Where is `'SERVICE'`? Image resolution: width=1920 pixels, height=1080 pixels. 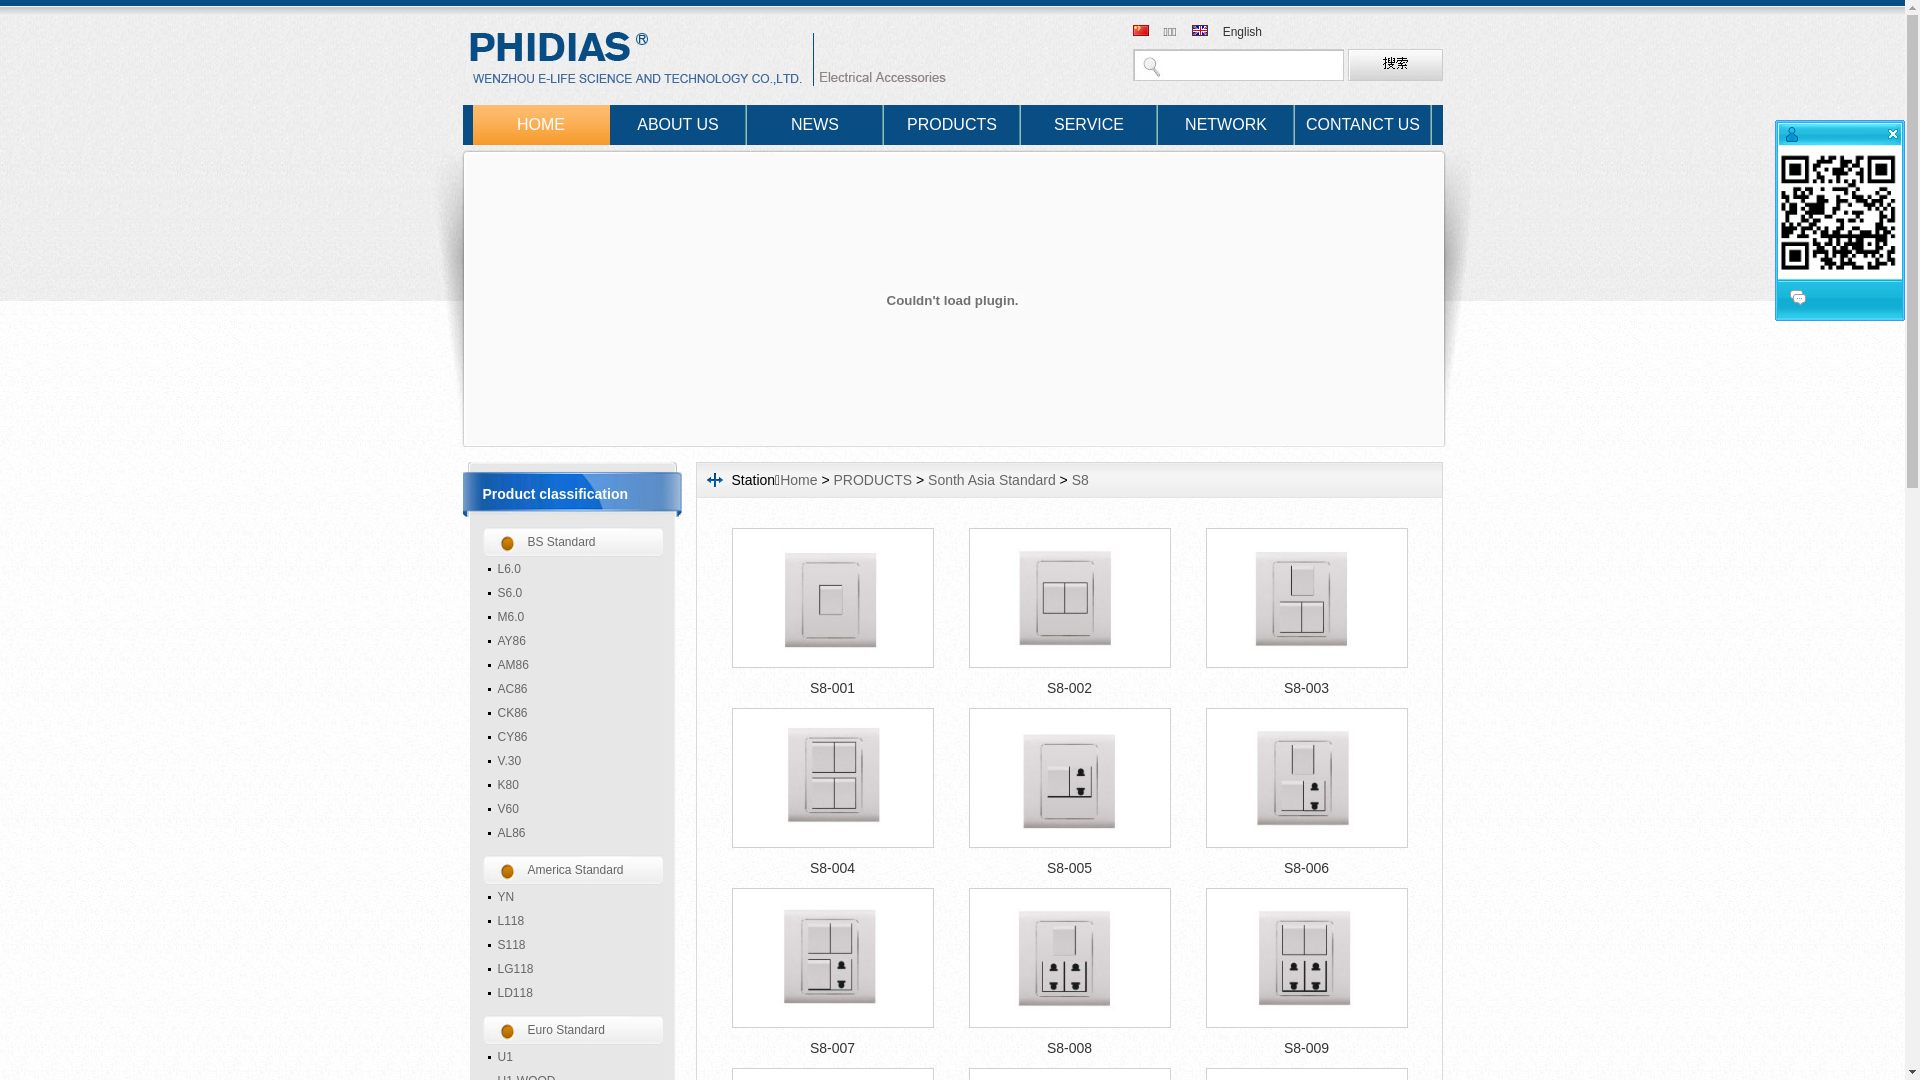
'SERVICE' is located at coordinates (1019, 124).